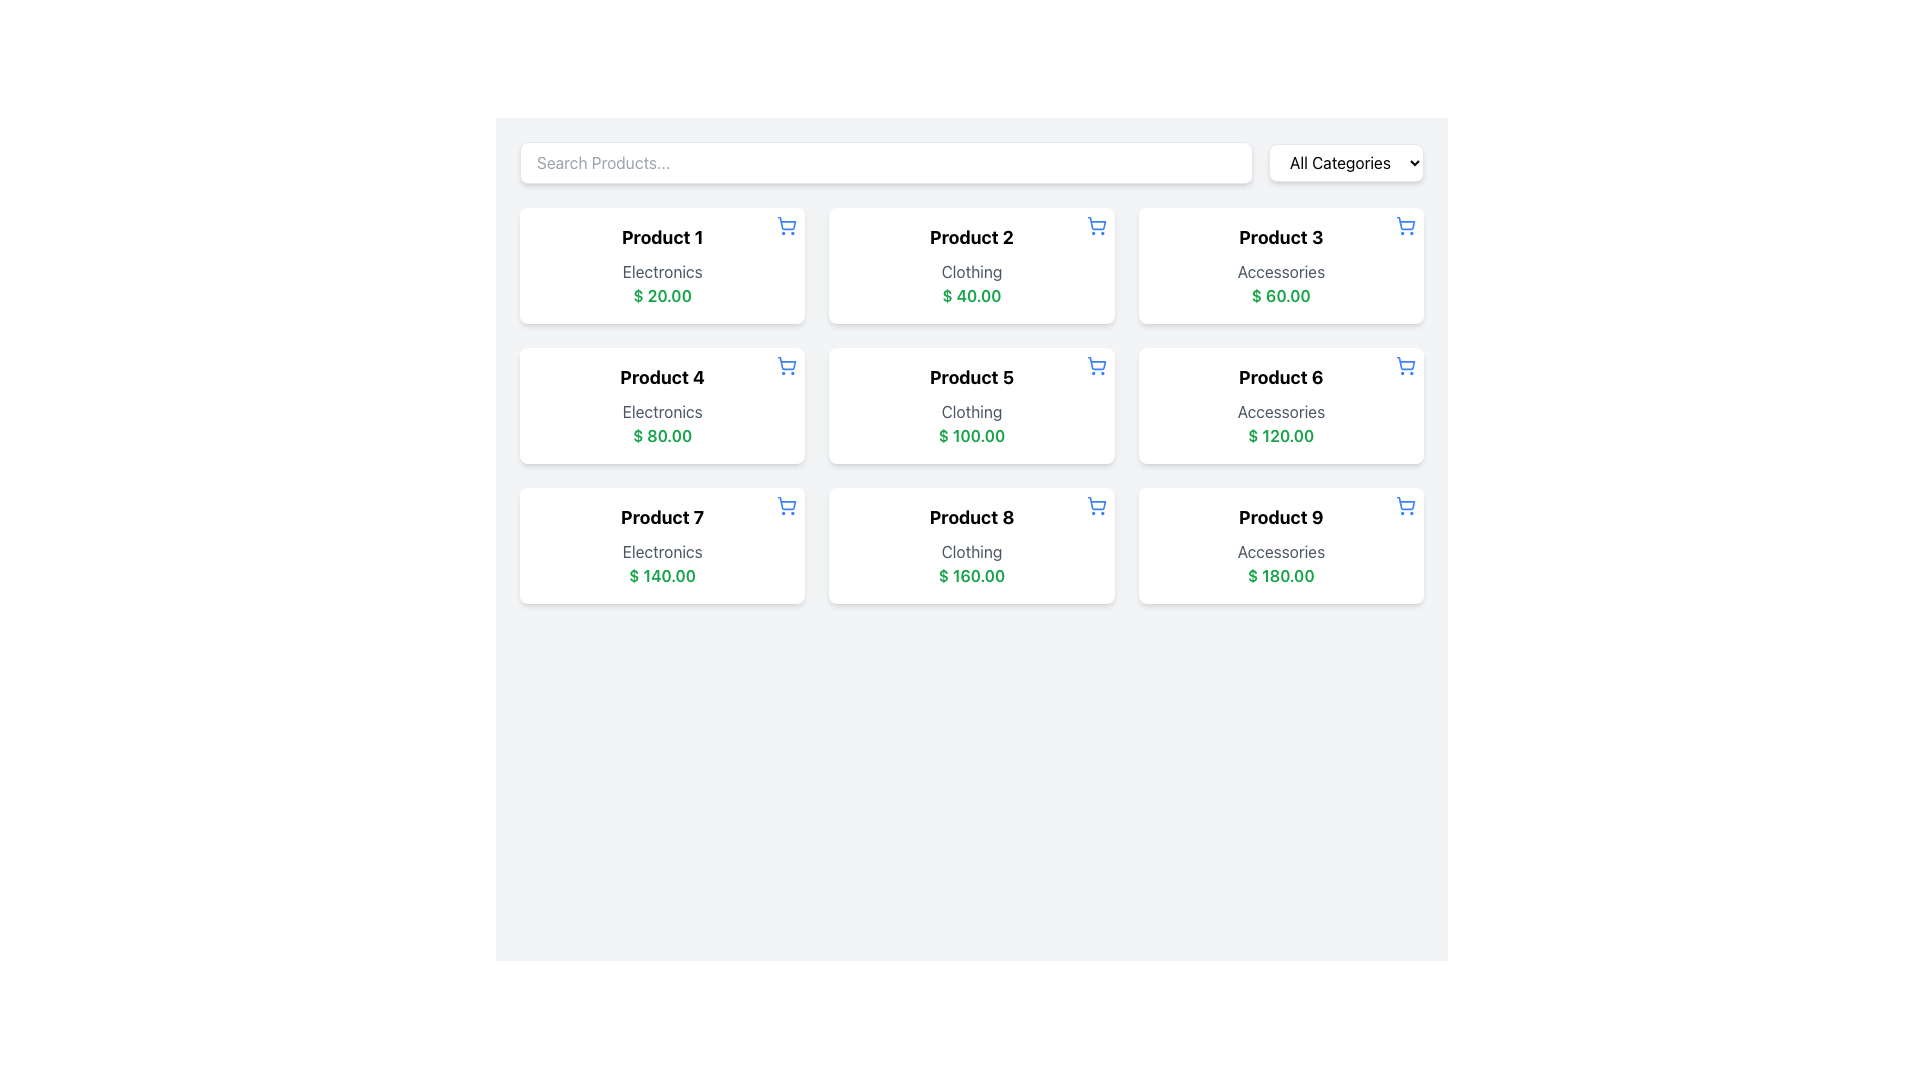  What do you see at coordinates (1281, 405) in the screenshot?
I see `the product display card that provides details like product name, category, and price, which is the sixth card in a 3-column grid layout` at bounding box center [1281, 405].